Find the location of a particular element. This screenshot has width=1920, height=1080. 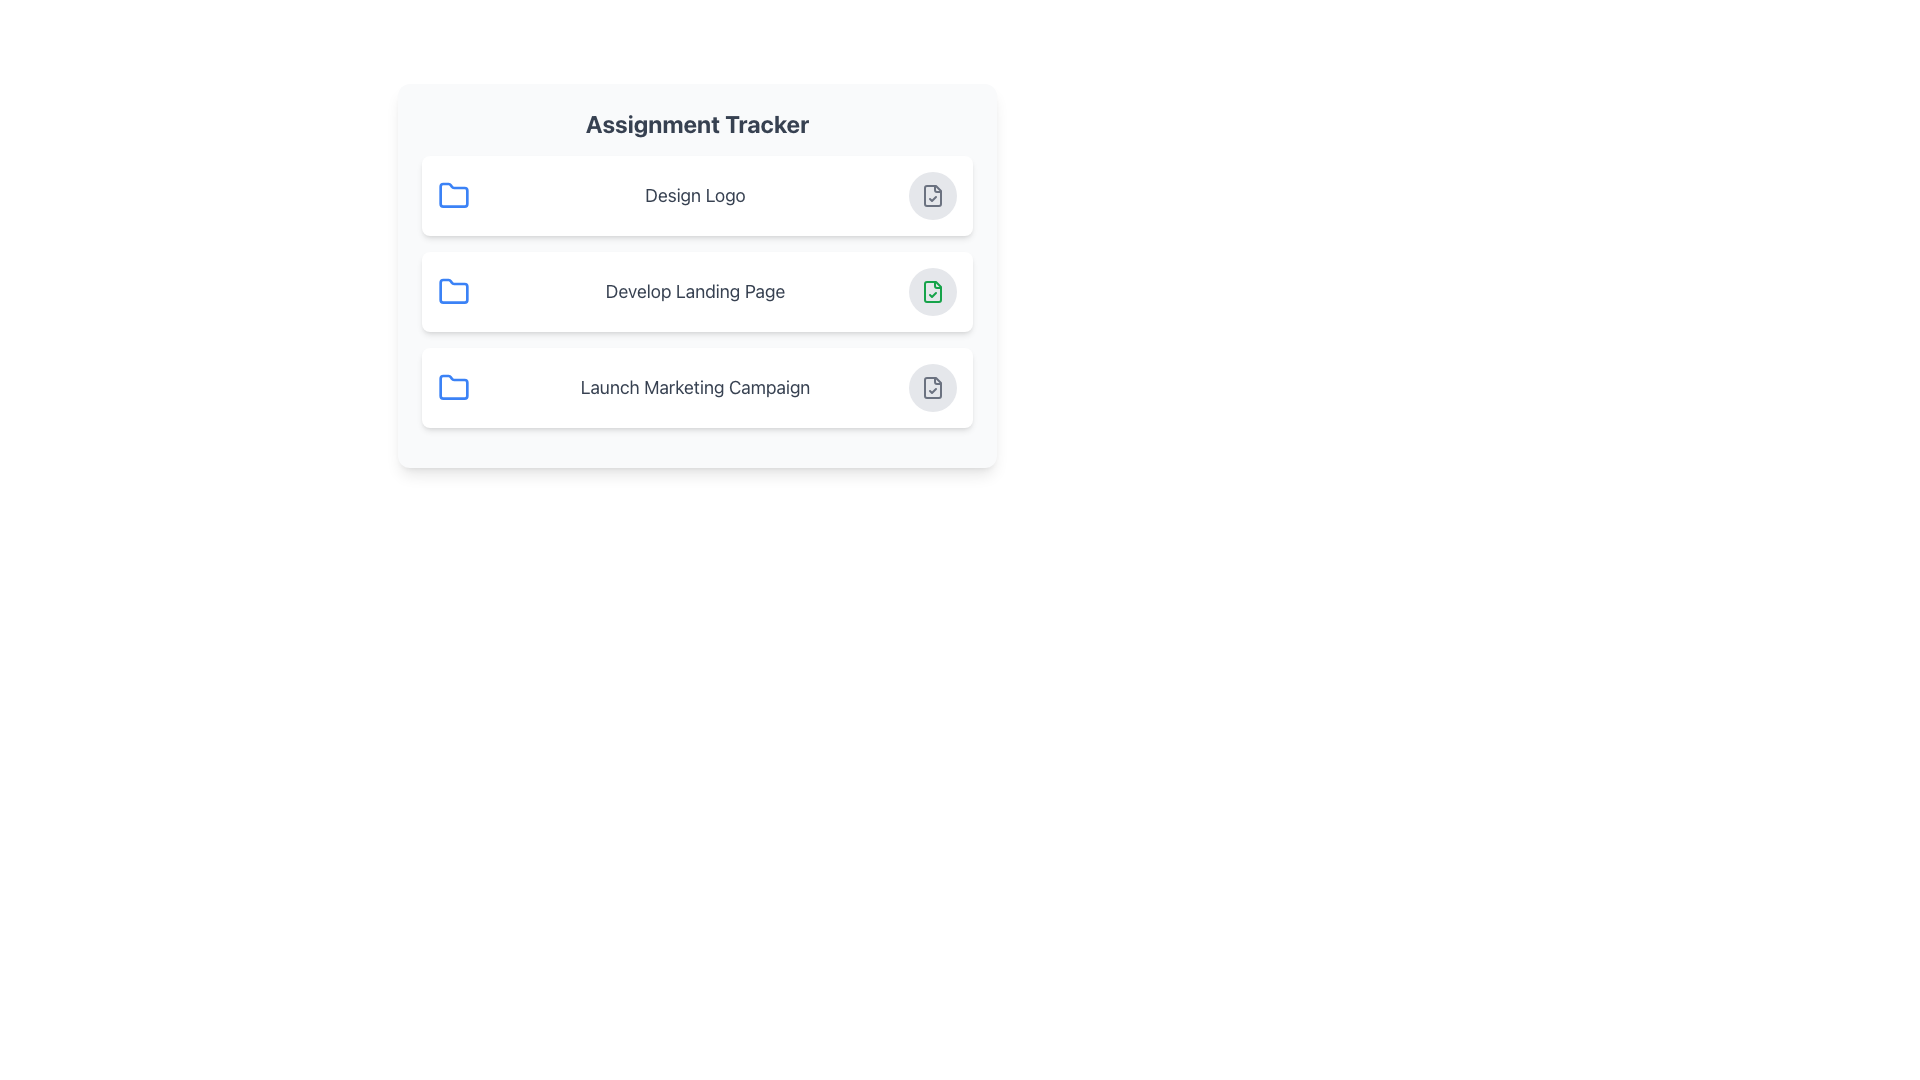

the button that symbolizes the action related to verifying the 'Design Logo' assignment, located on the far right side of the 'Design Logo' row in the 'Assignment Tracker' list is located at coordinates (931, 196).